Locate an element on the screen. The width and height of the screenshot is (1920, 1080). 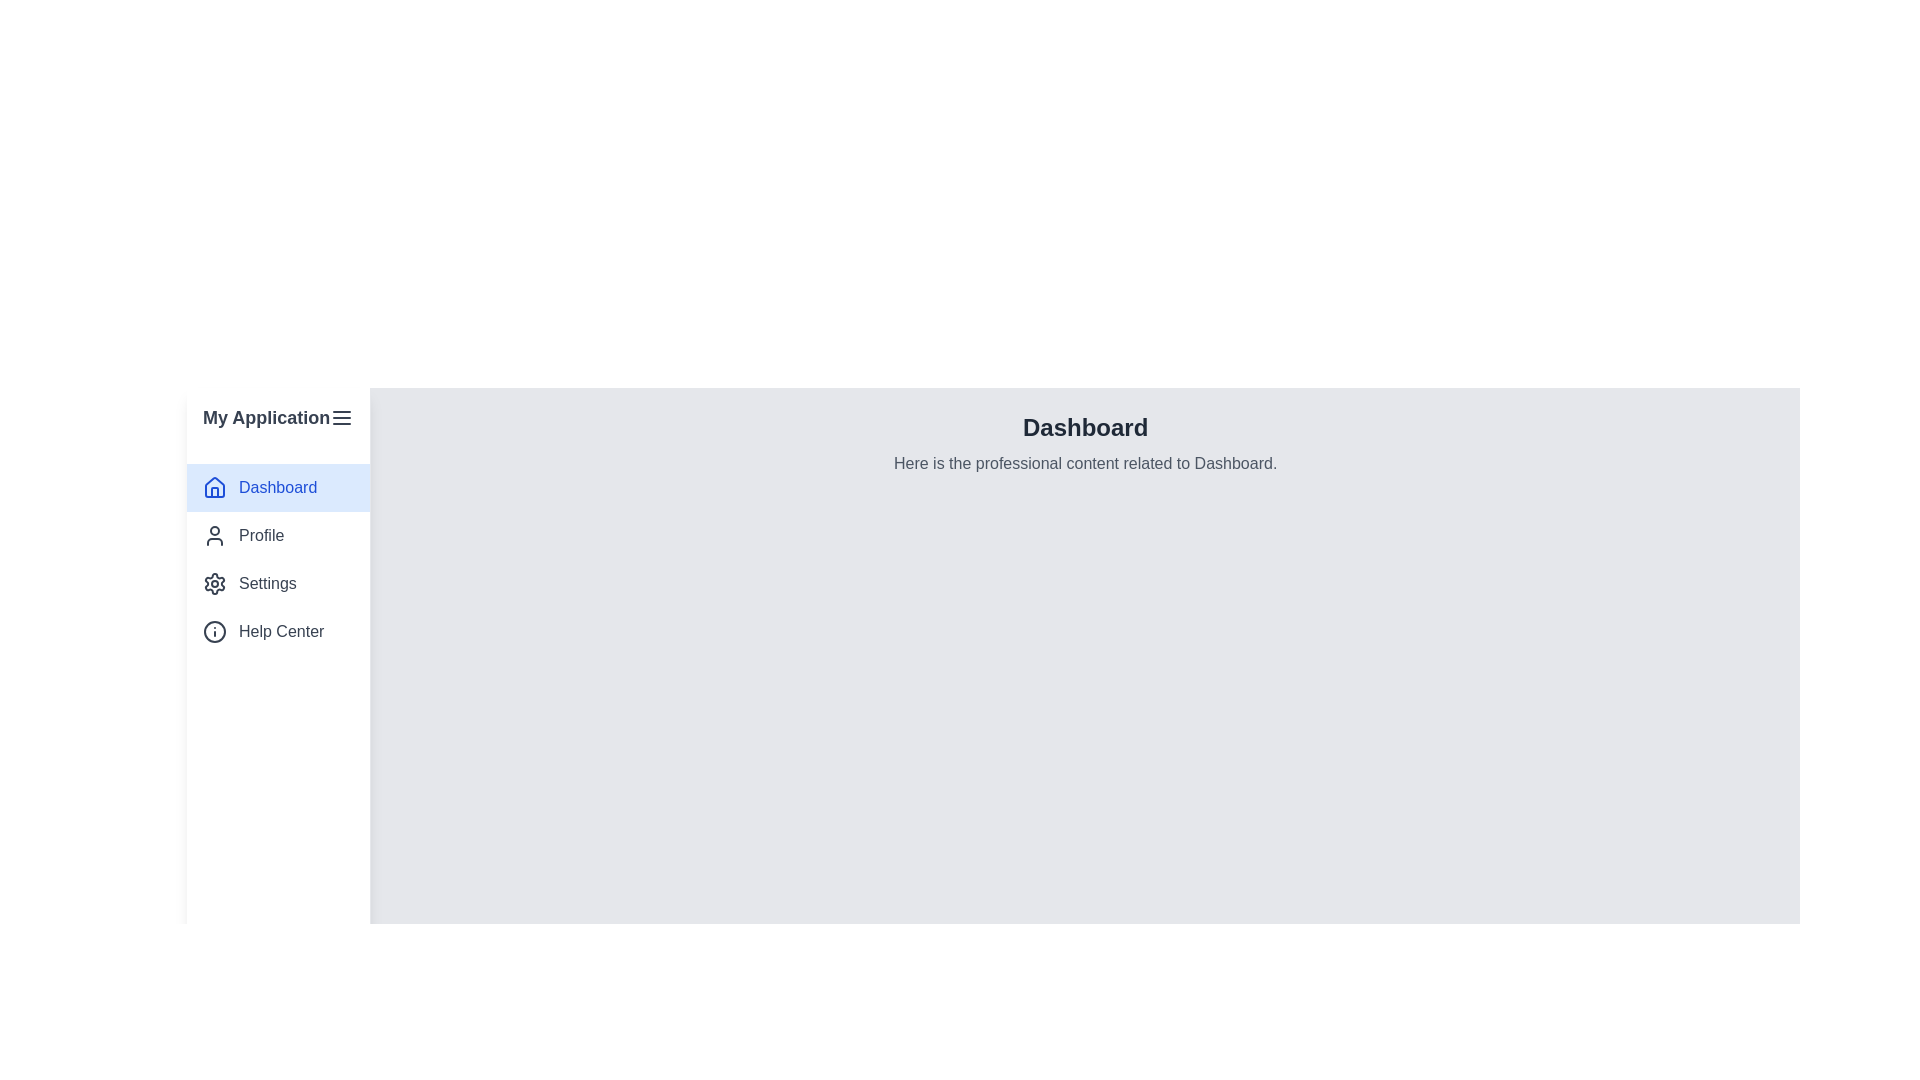
the navigation menu item located third in the vertical list of the left sidebar is located at coordinates (277, 583).